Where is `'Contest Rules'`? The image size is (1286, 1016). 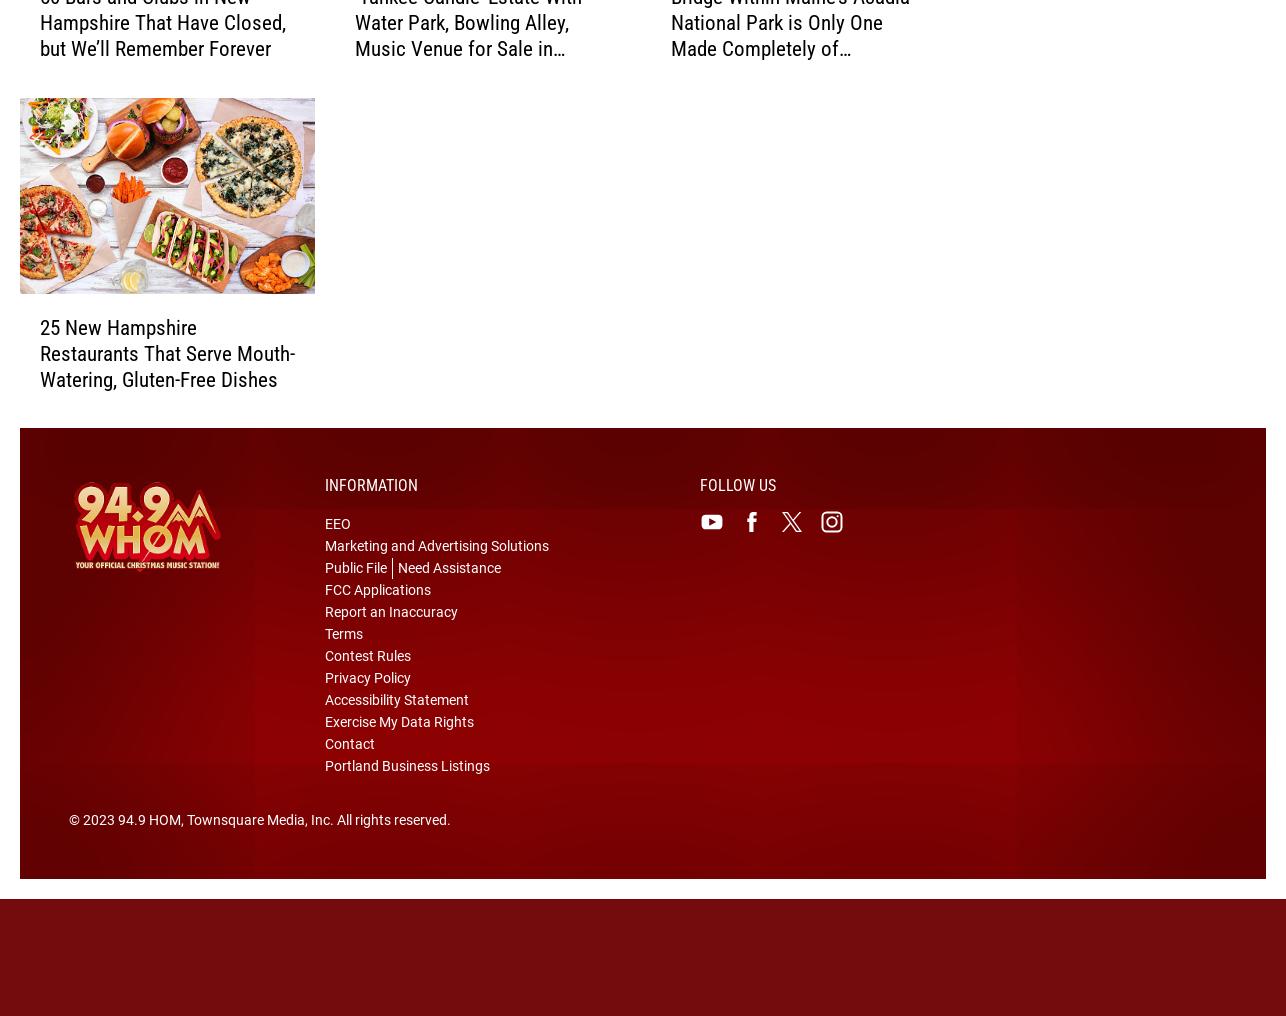
'Contest Rules' is located at coordinates (323, 687).